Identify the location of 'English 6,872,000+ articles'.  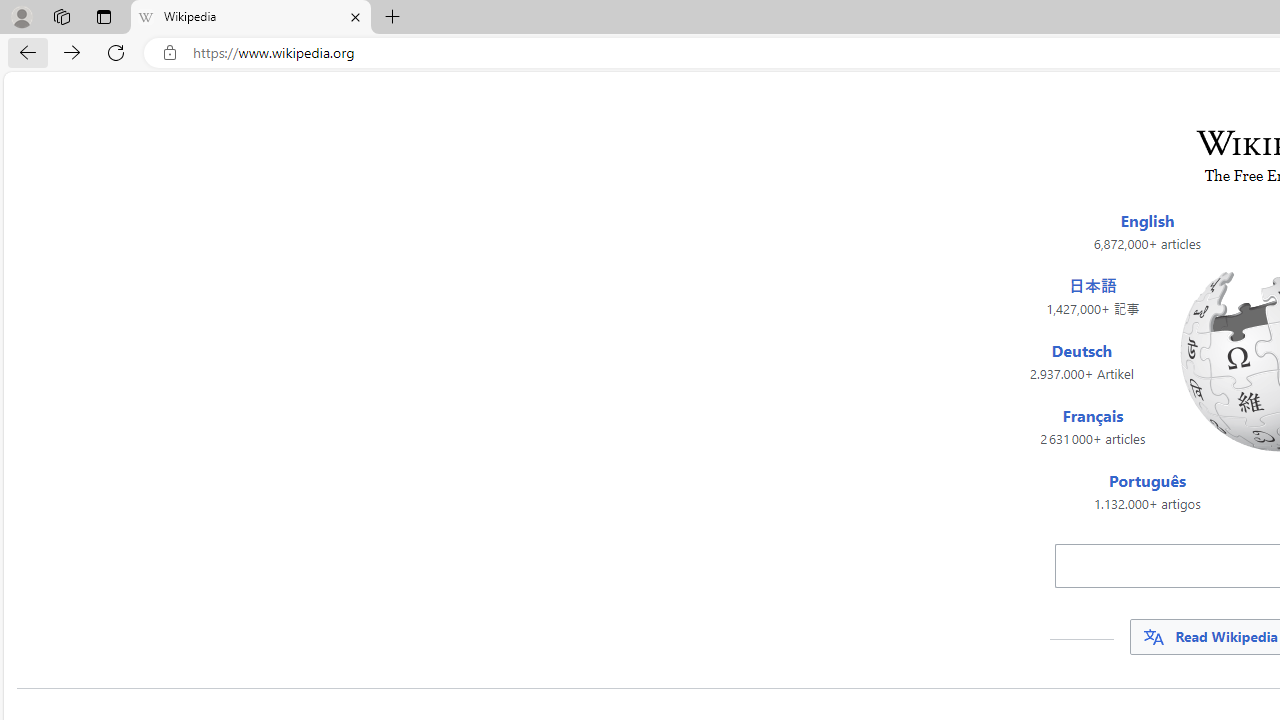
(1147, 231).